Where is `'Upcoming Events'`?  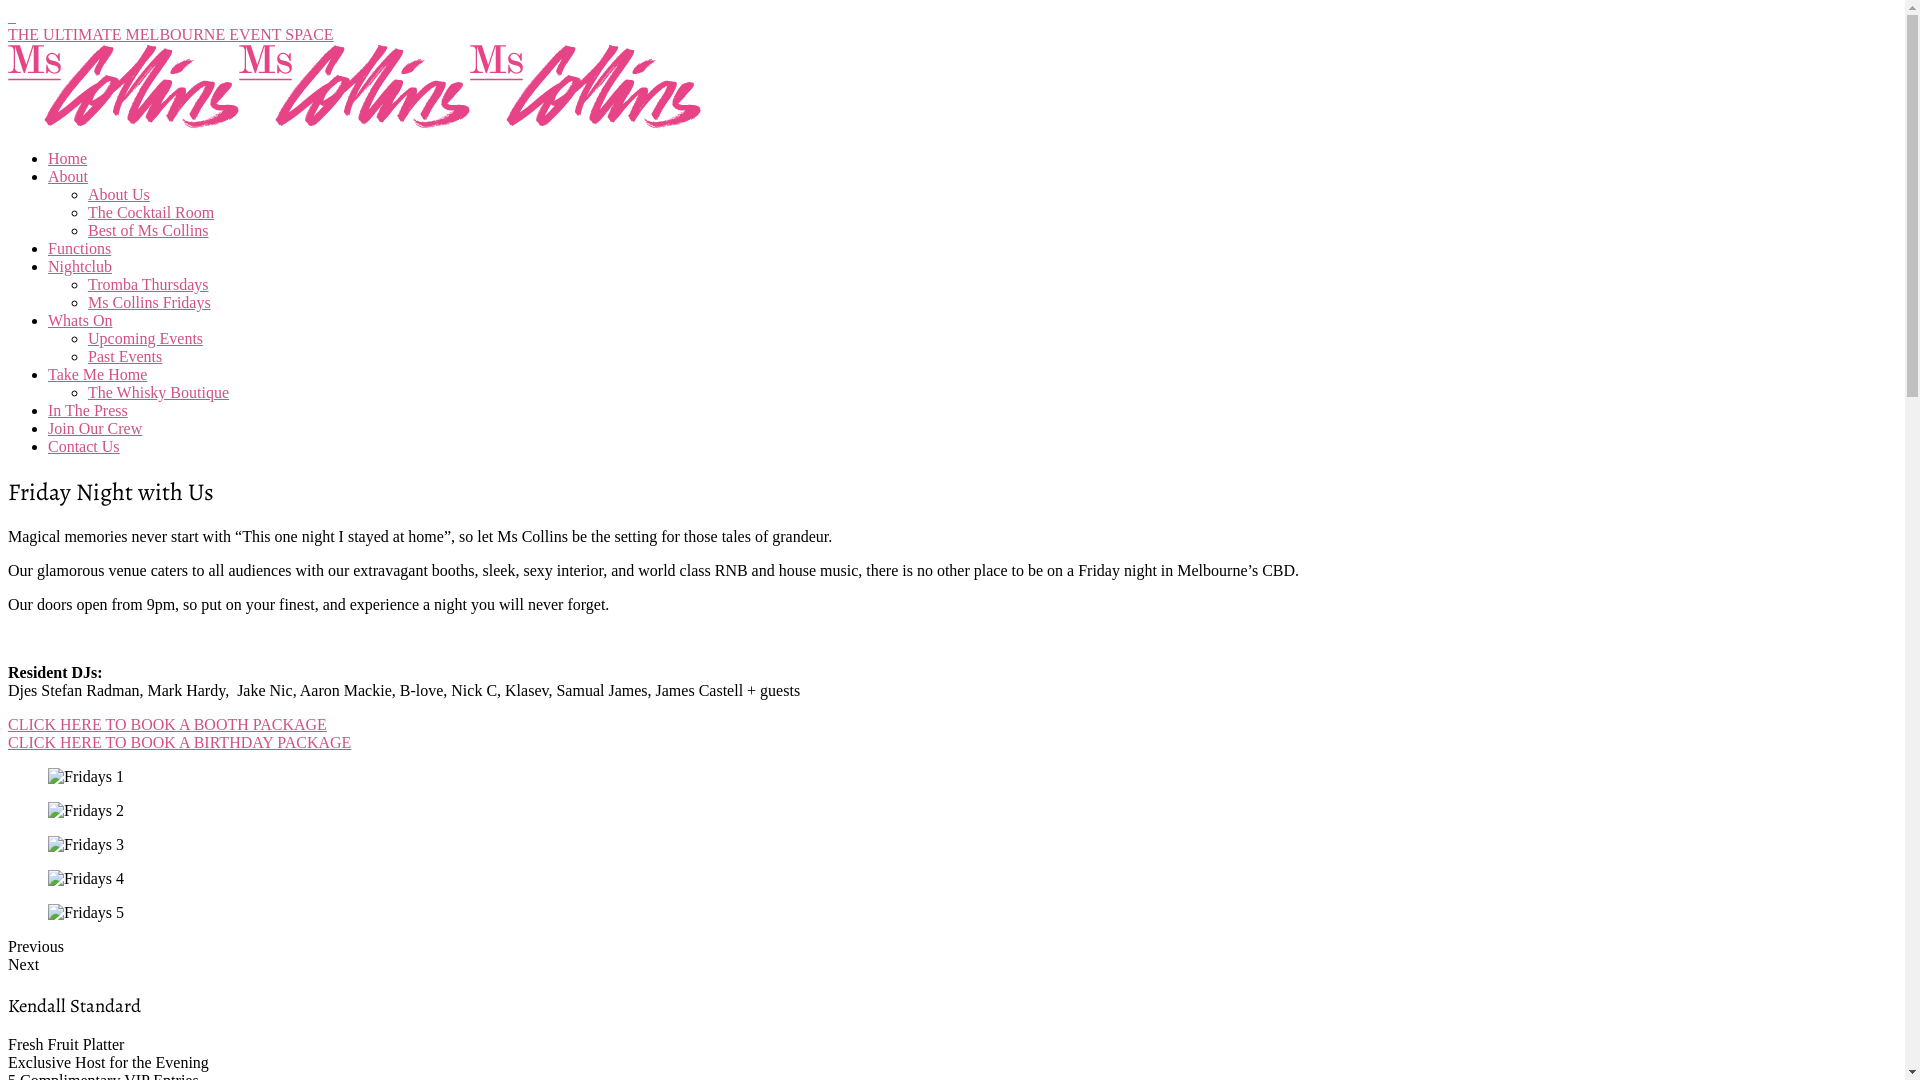
'Upcoming Events' is located at coordinates (144, 337).